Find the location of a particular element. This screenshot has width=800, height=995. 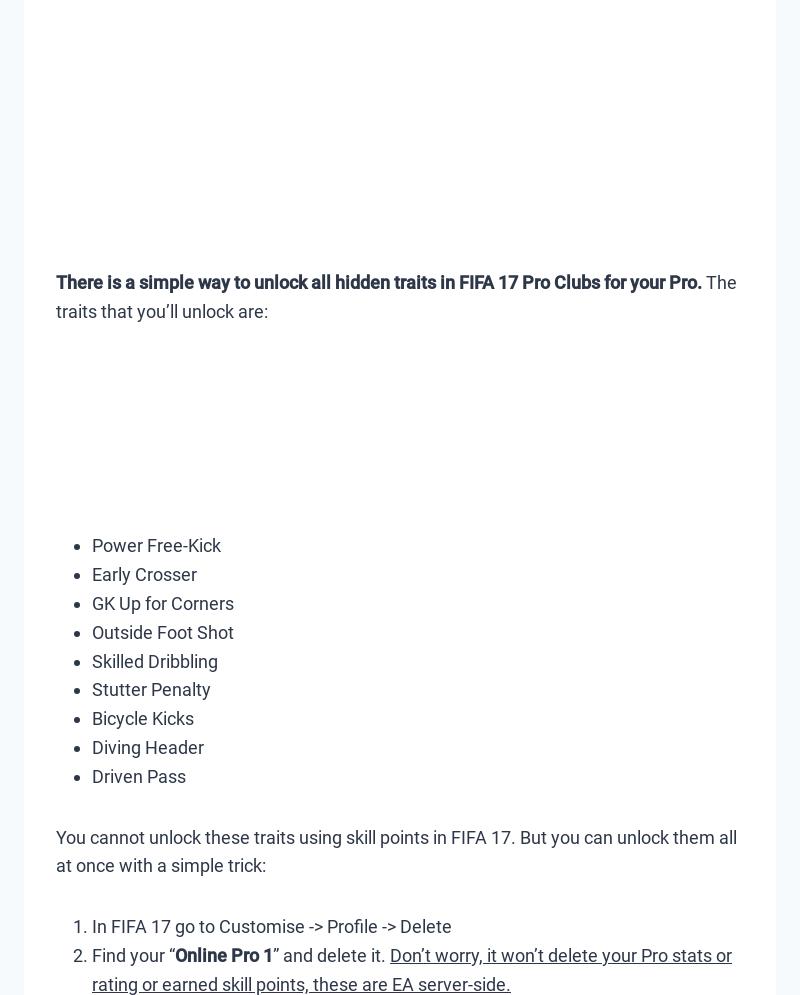

'You cannot unlock these traits using skill points in FIFA 17. But you can unlock them all at once with a simple trick:' is located at coordinates (395, 851).